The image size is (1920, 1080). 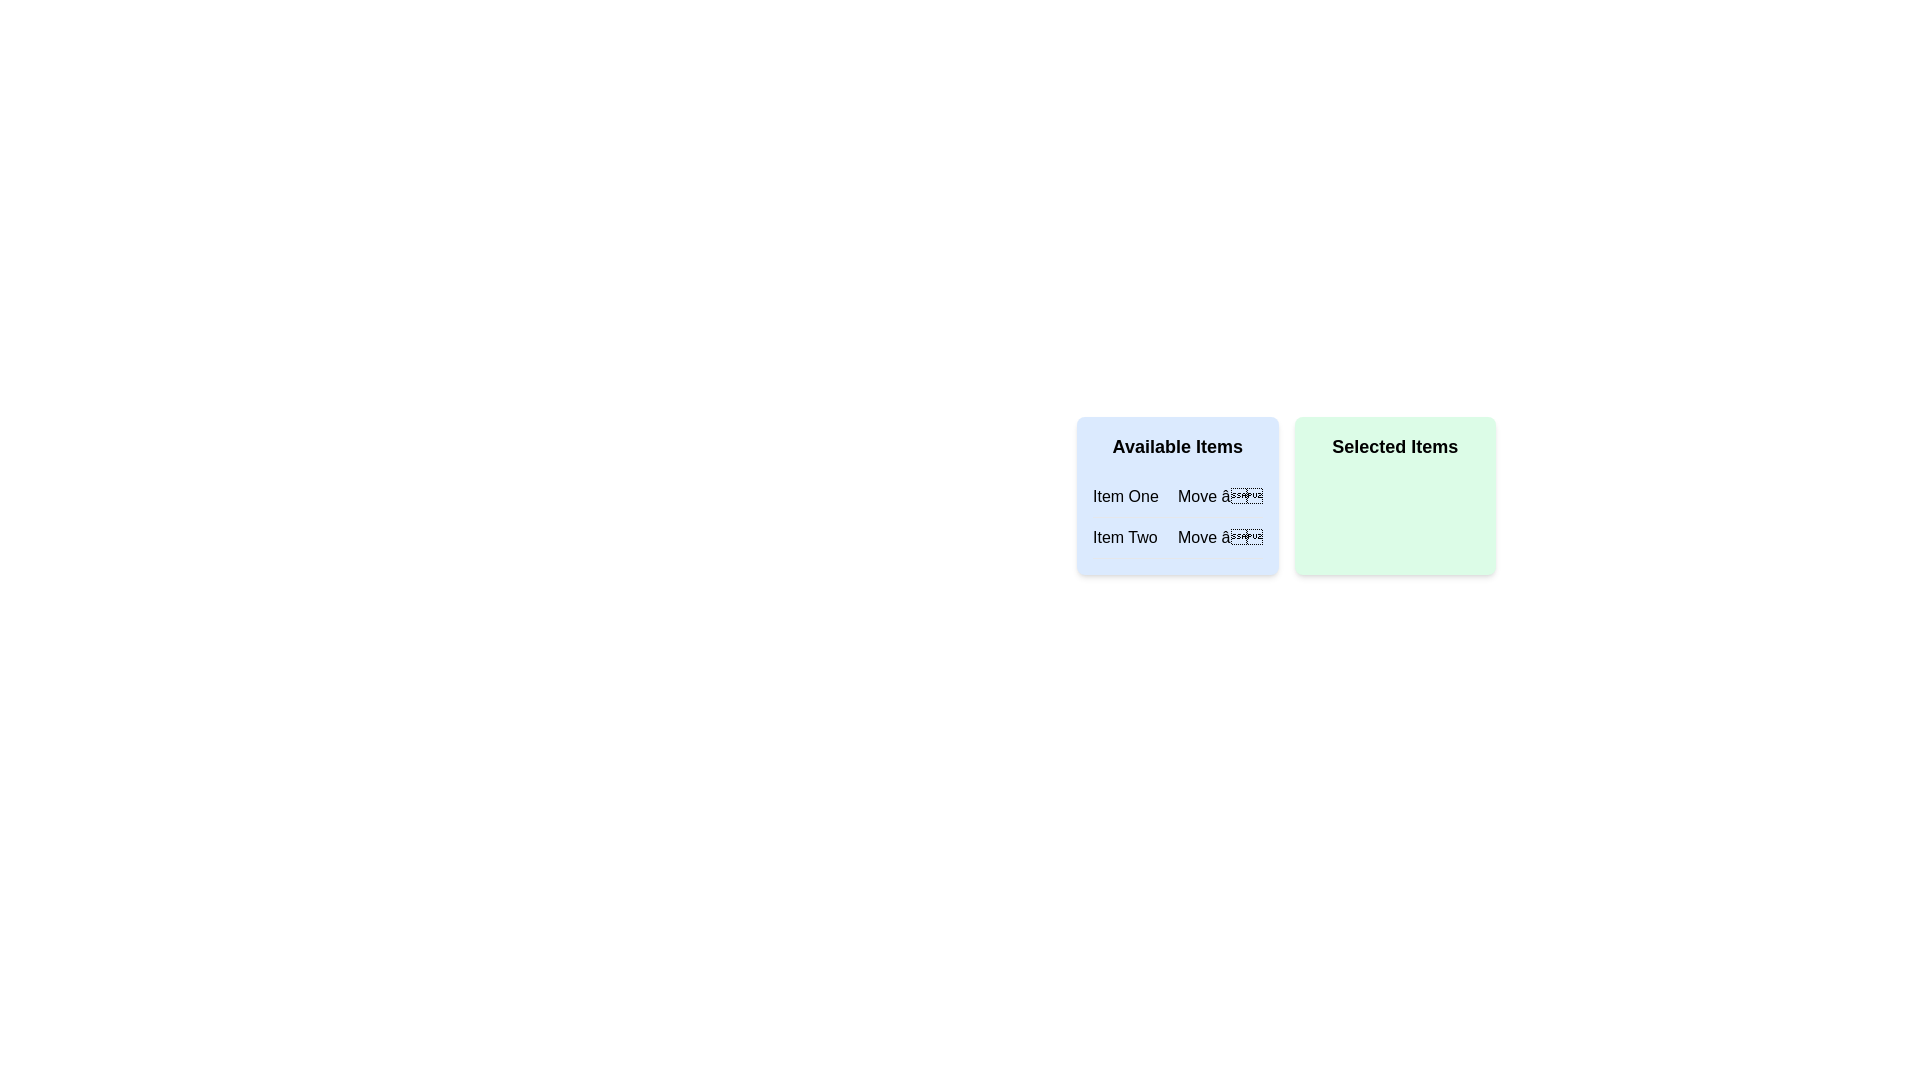 What do you see at coordinates (1394, 446) in the screenshot?
I see `the header of Selected Items group` at bounding box center [1394, 446].